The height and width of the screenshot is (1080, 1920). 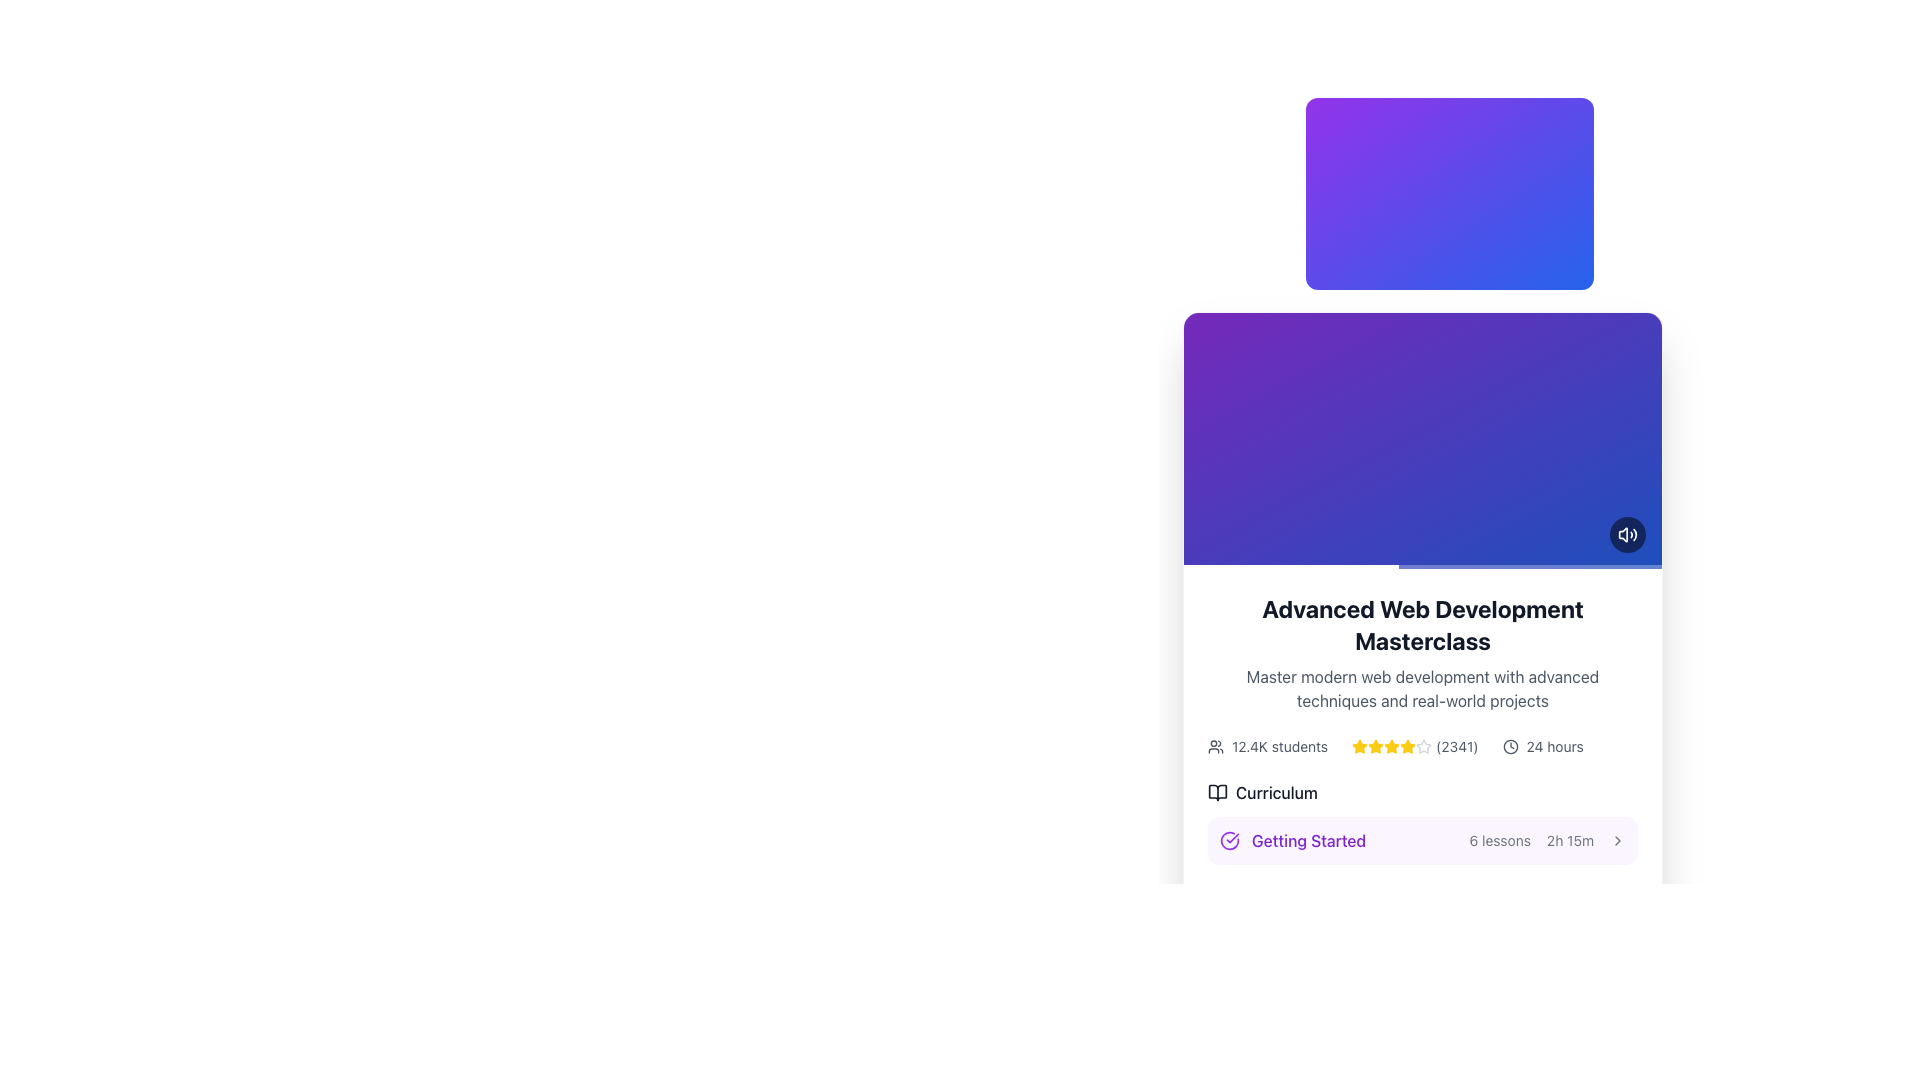 I want to click on the third filled yellow star icon in a horizontal alignment, indicating its position in the rating sequence, so click(x=1375, y=747).